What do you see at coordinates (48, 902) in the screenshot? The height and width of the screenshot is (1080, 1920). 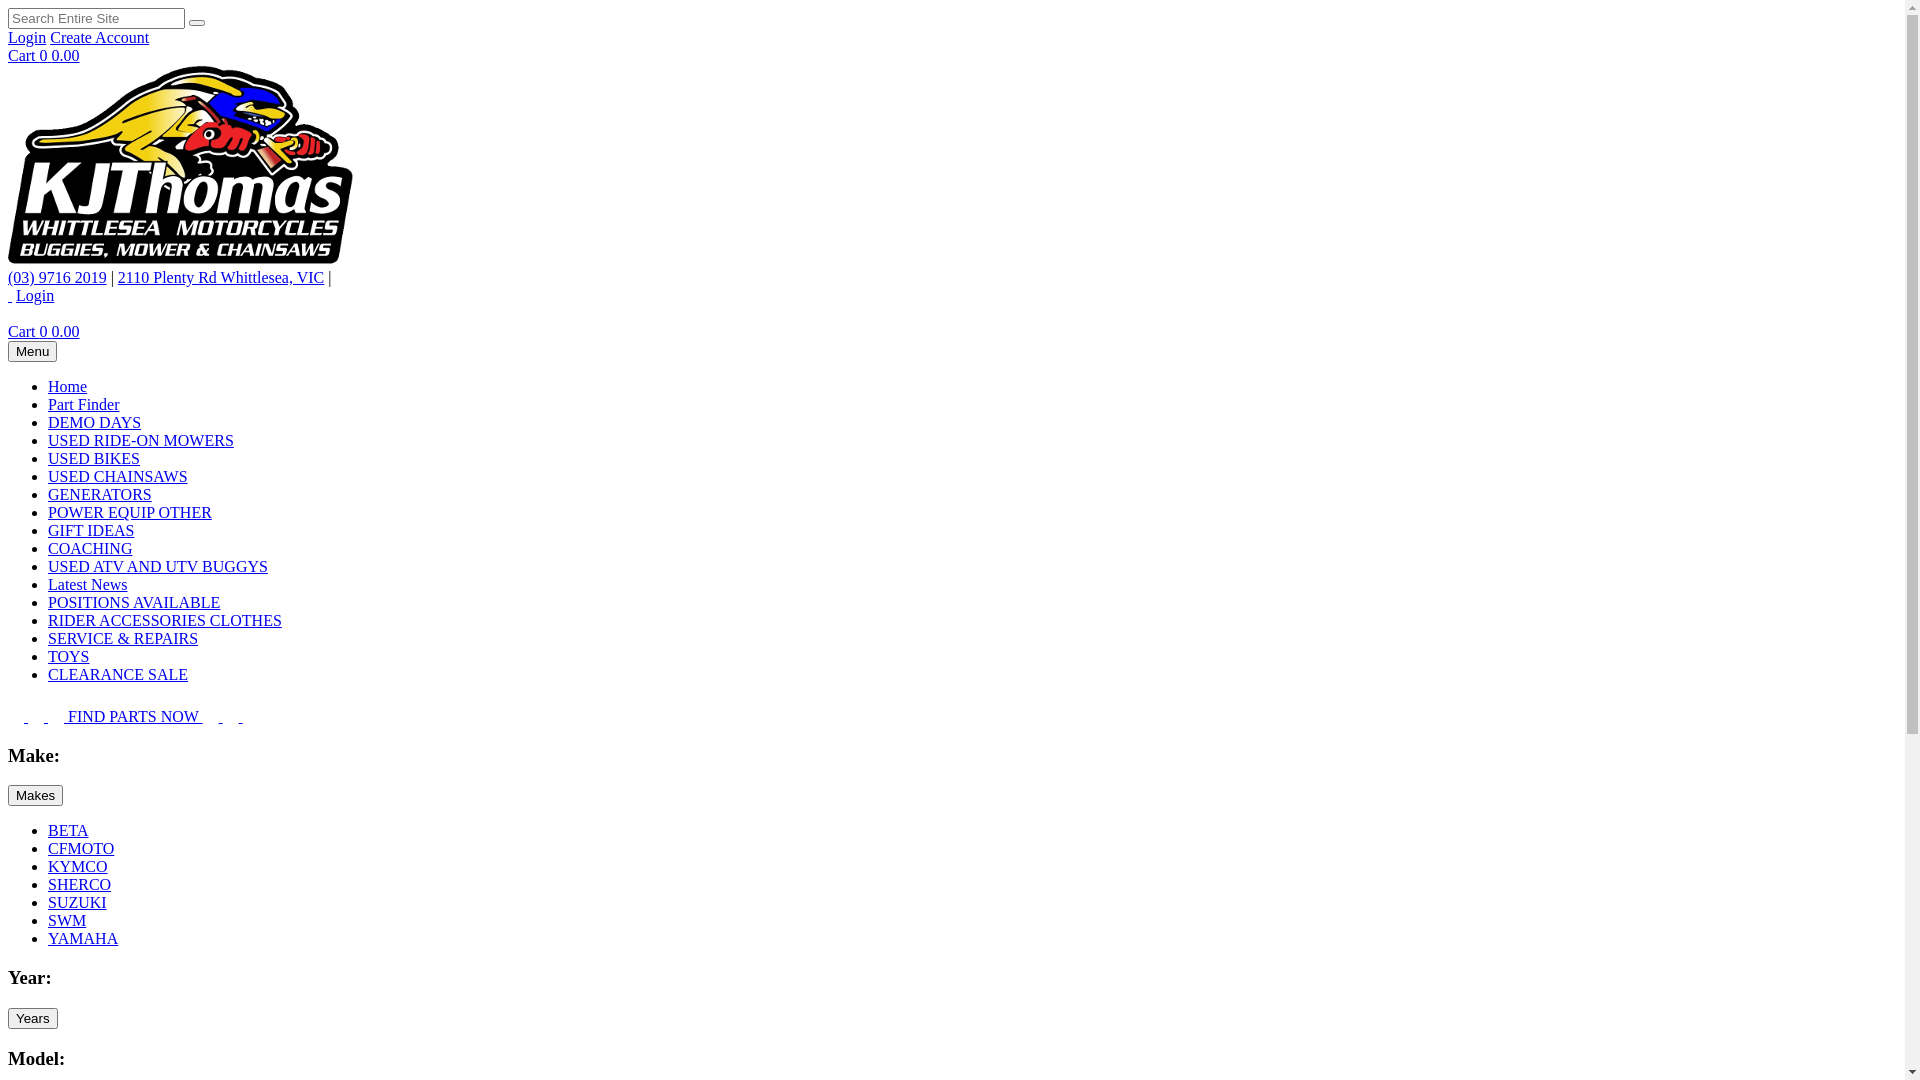 I see `'SUZUKI'` at bounding box center [48, 902].